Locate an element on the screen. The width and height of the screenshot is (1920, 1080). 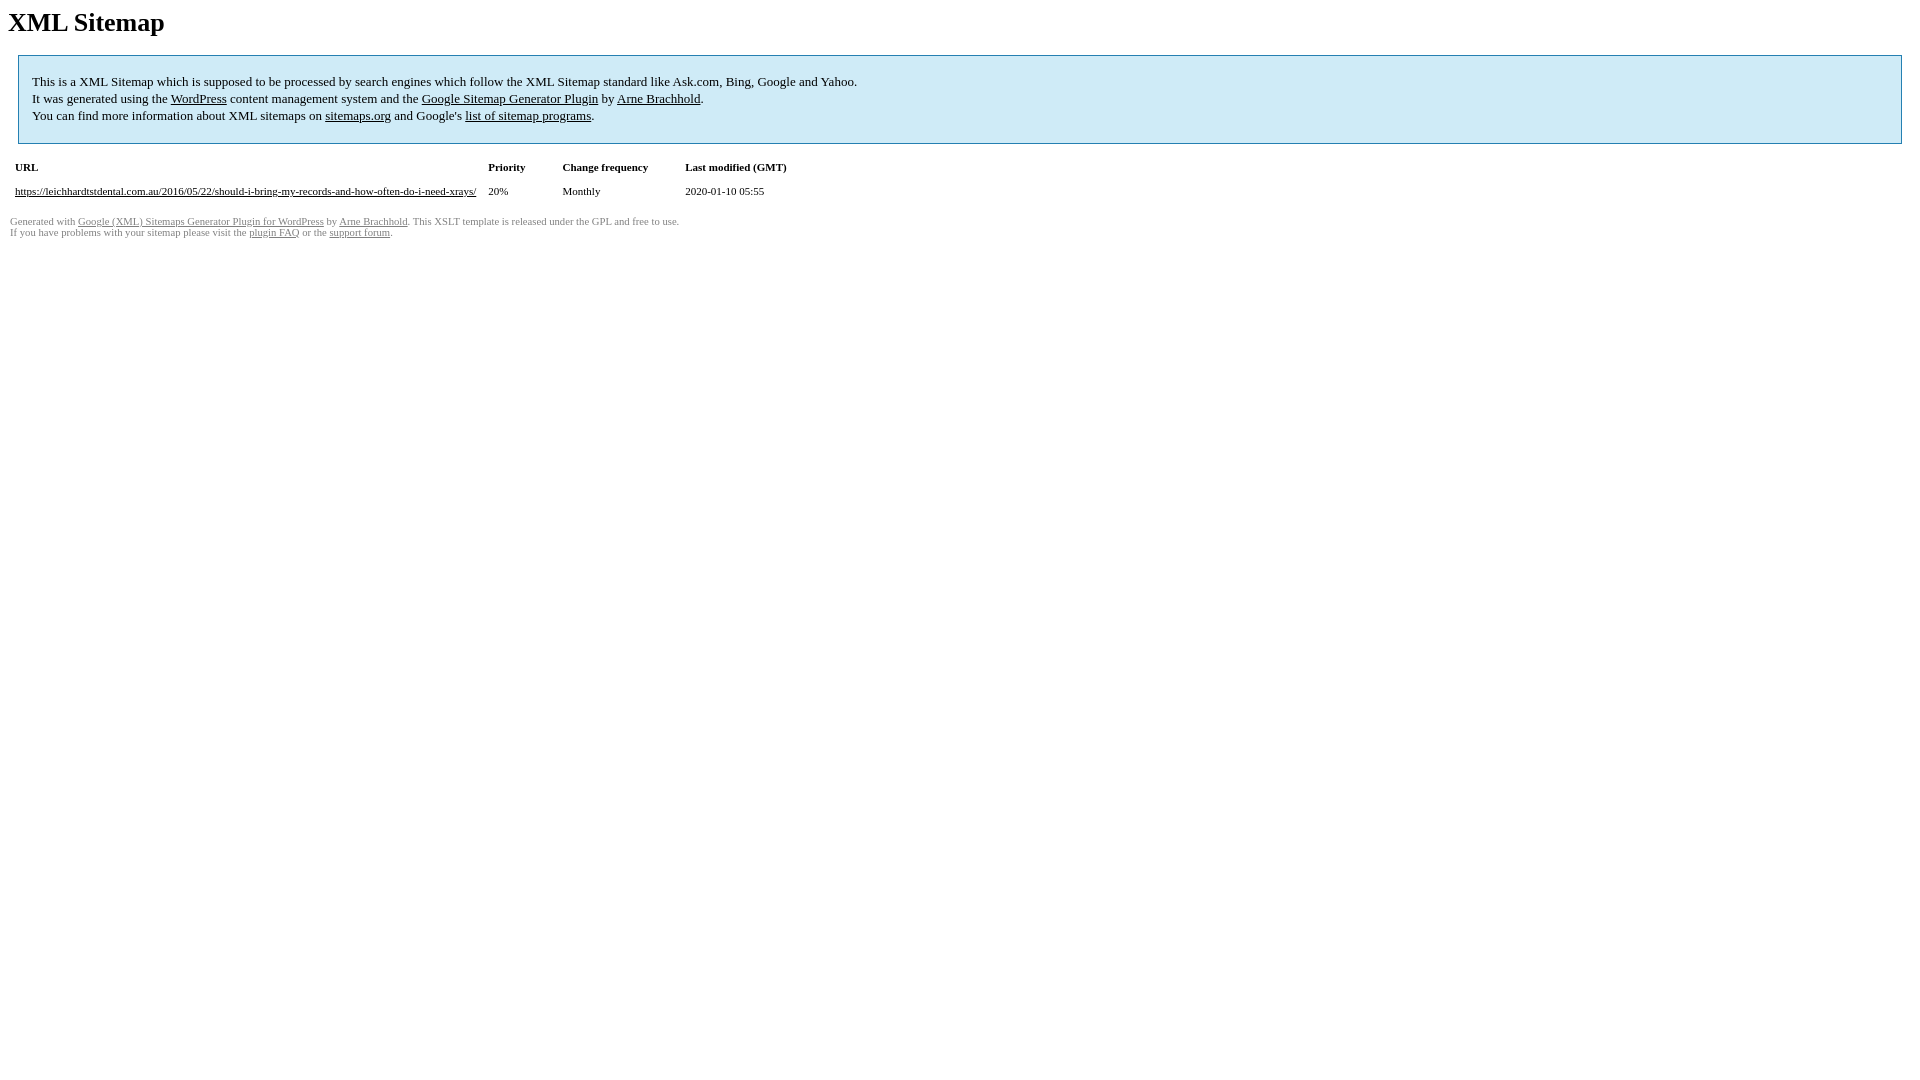
'plugin FAQ' is located at coordinates (272, 231).